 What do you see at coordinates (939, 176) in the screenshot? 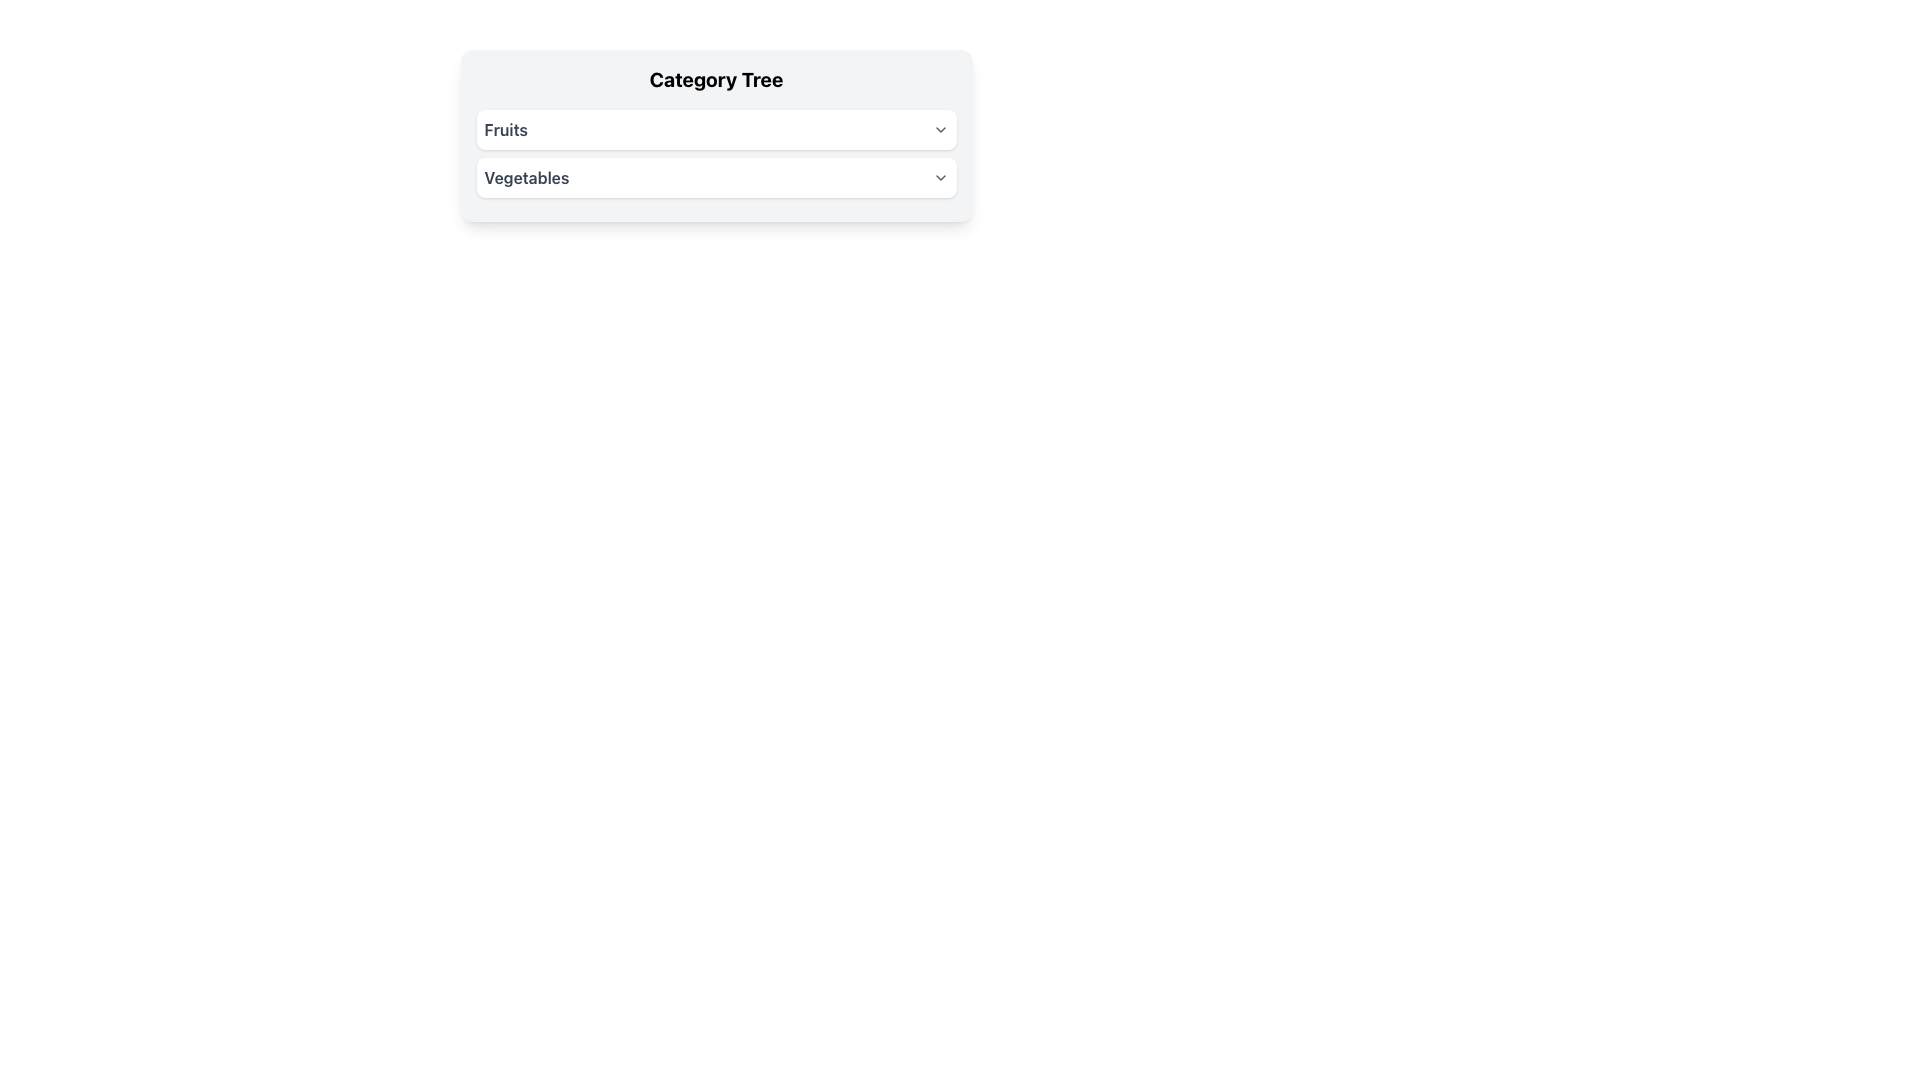
I see `the Dropdown indicator icon located at the far-right side of the 'Vegetables' list item` at bounding box center [939, 176].